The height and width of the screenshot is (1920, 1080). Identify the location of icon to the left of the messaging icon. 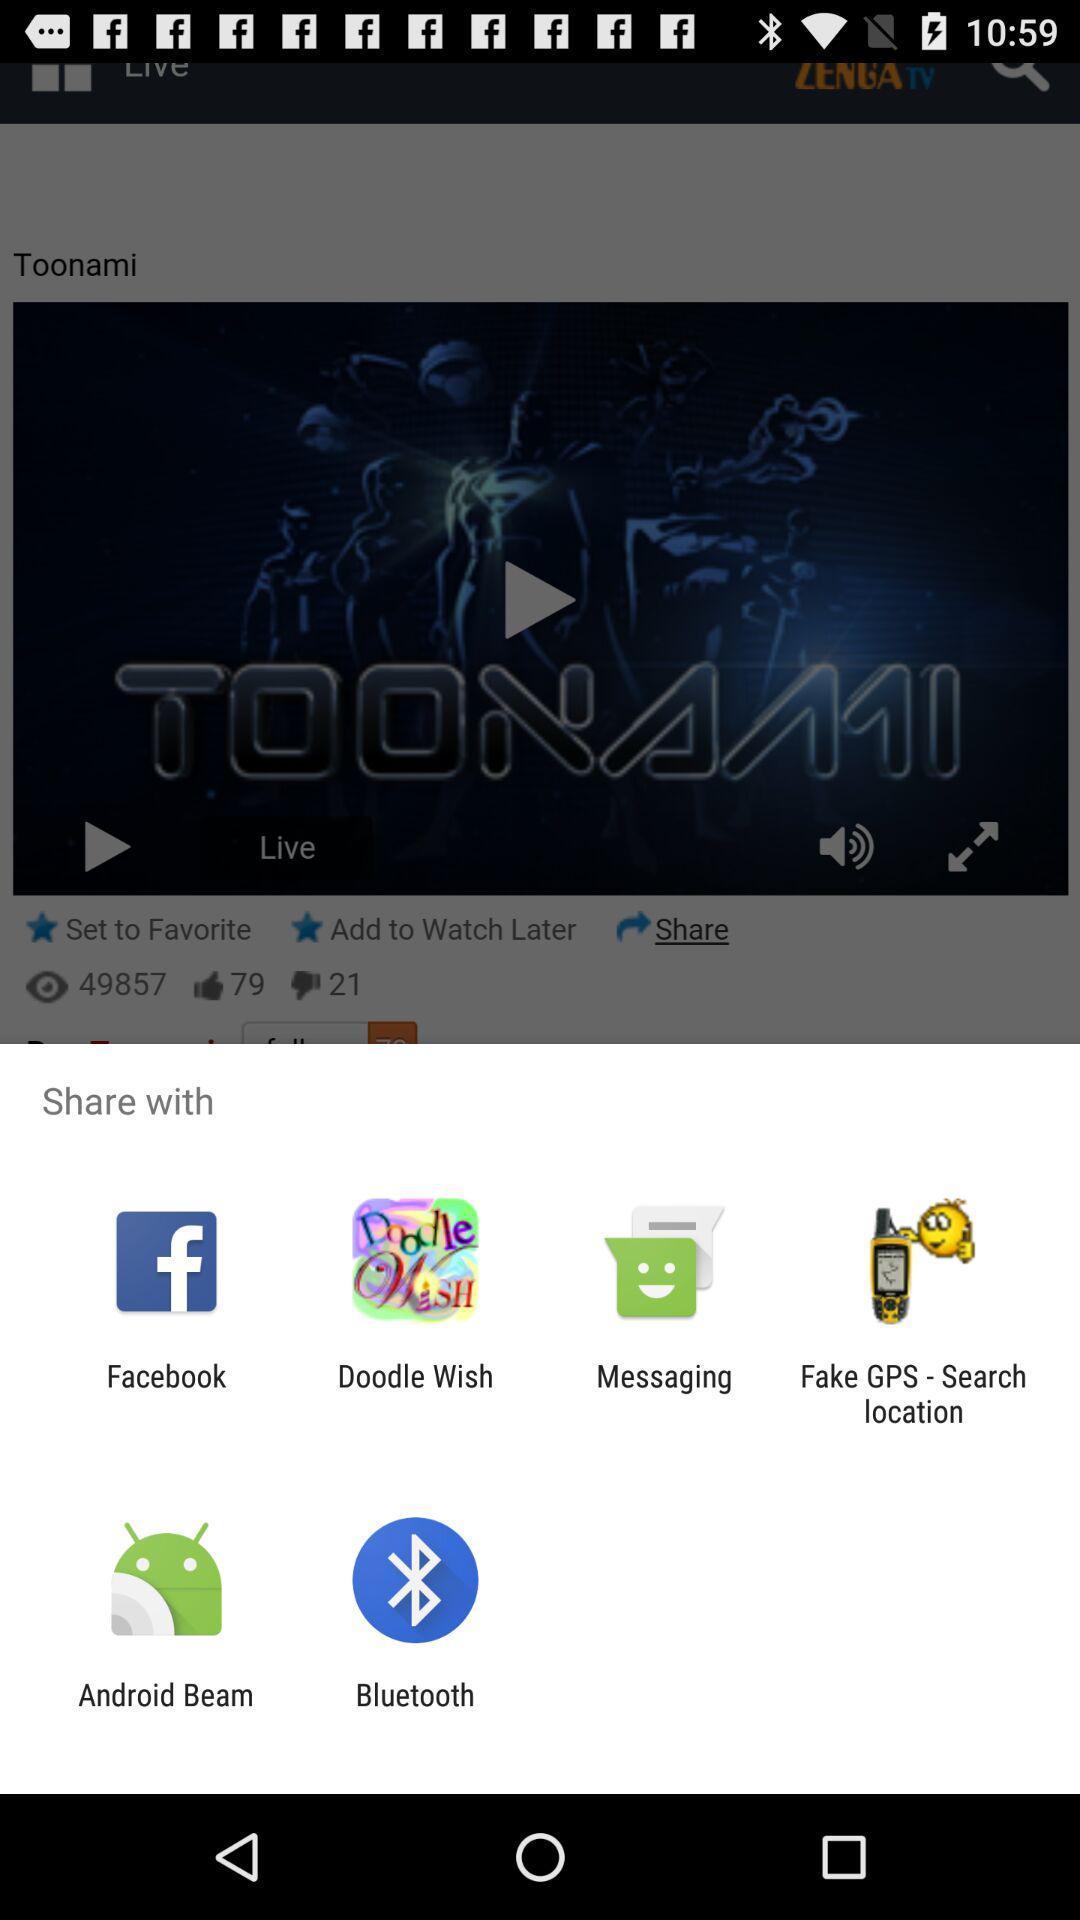
(414, 1392).